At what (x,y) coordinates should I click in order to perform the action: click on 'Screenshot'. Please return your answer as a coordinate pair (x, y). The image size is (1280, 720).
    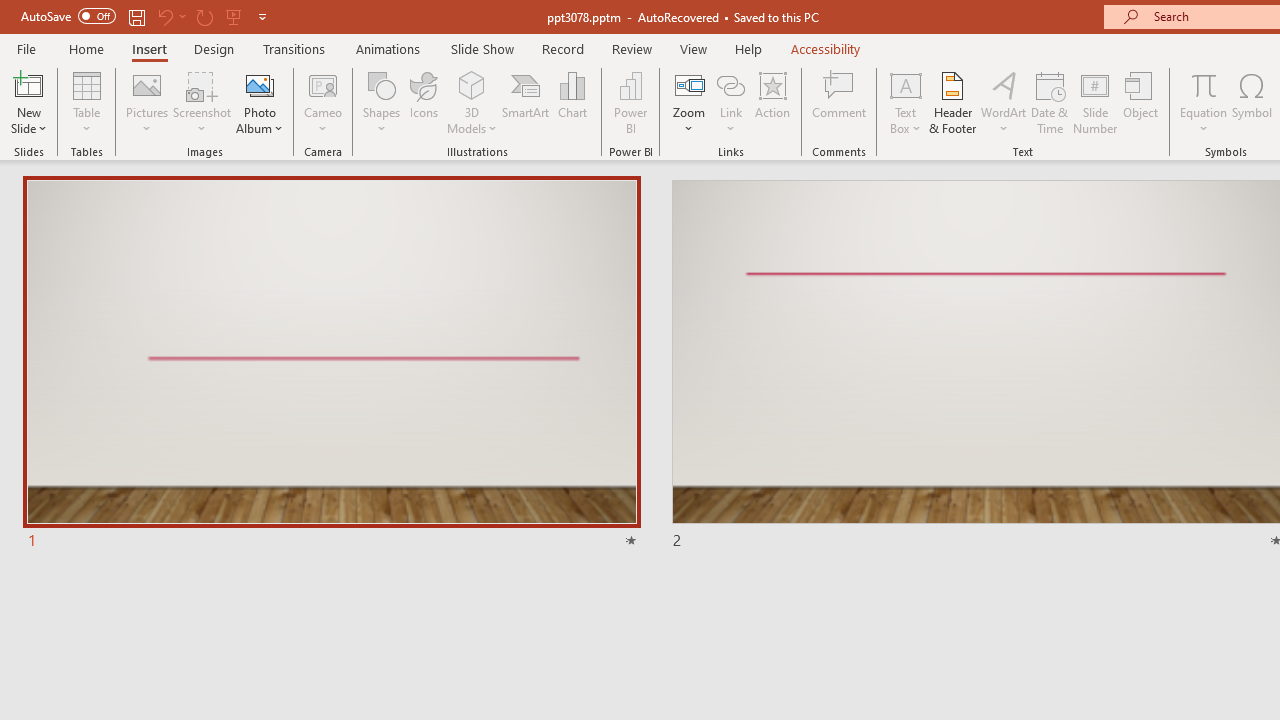
    Looking at the image, I should click on (202, 103).